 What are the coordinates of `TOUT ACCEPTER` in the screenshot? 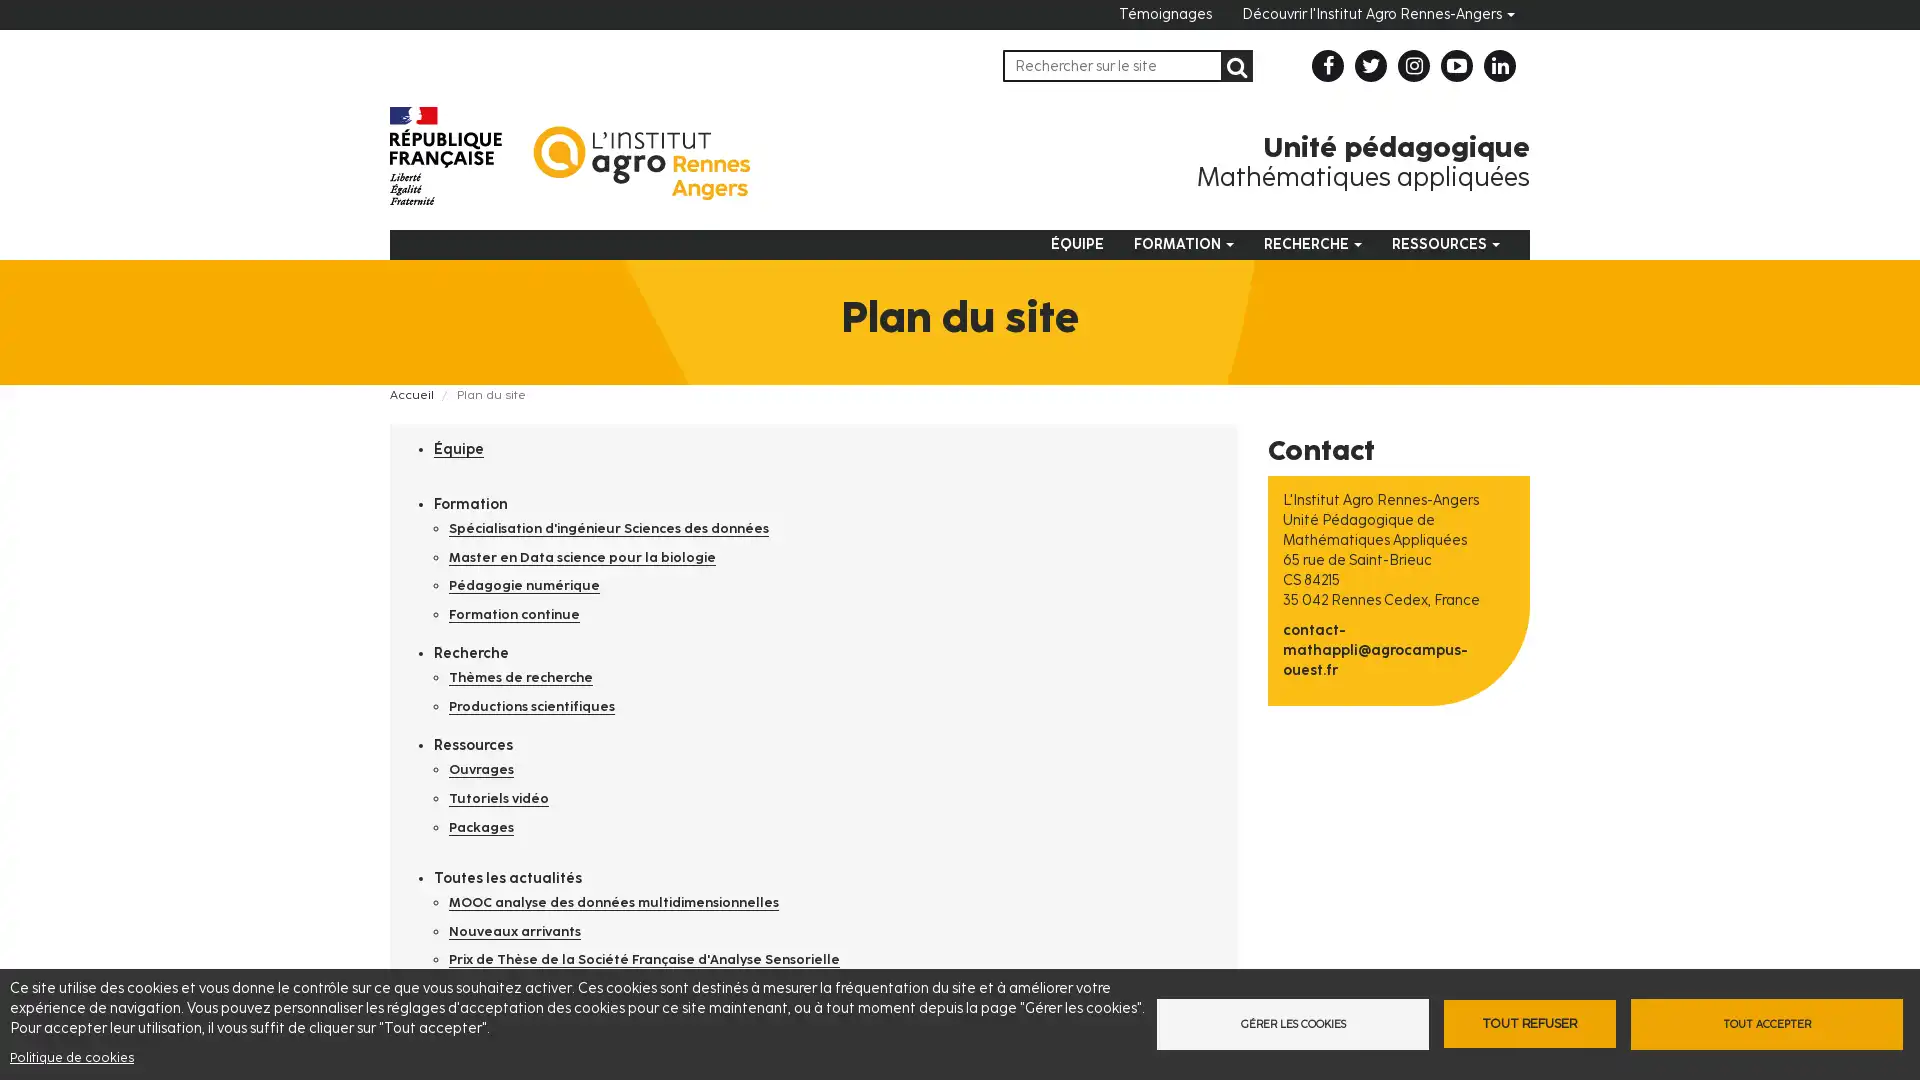 It's located at (1771, 1023).